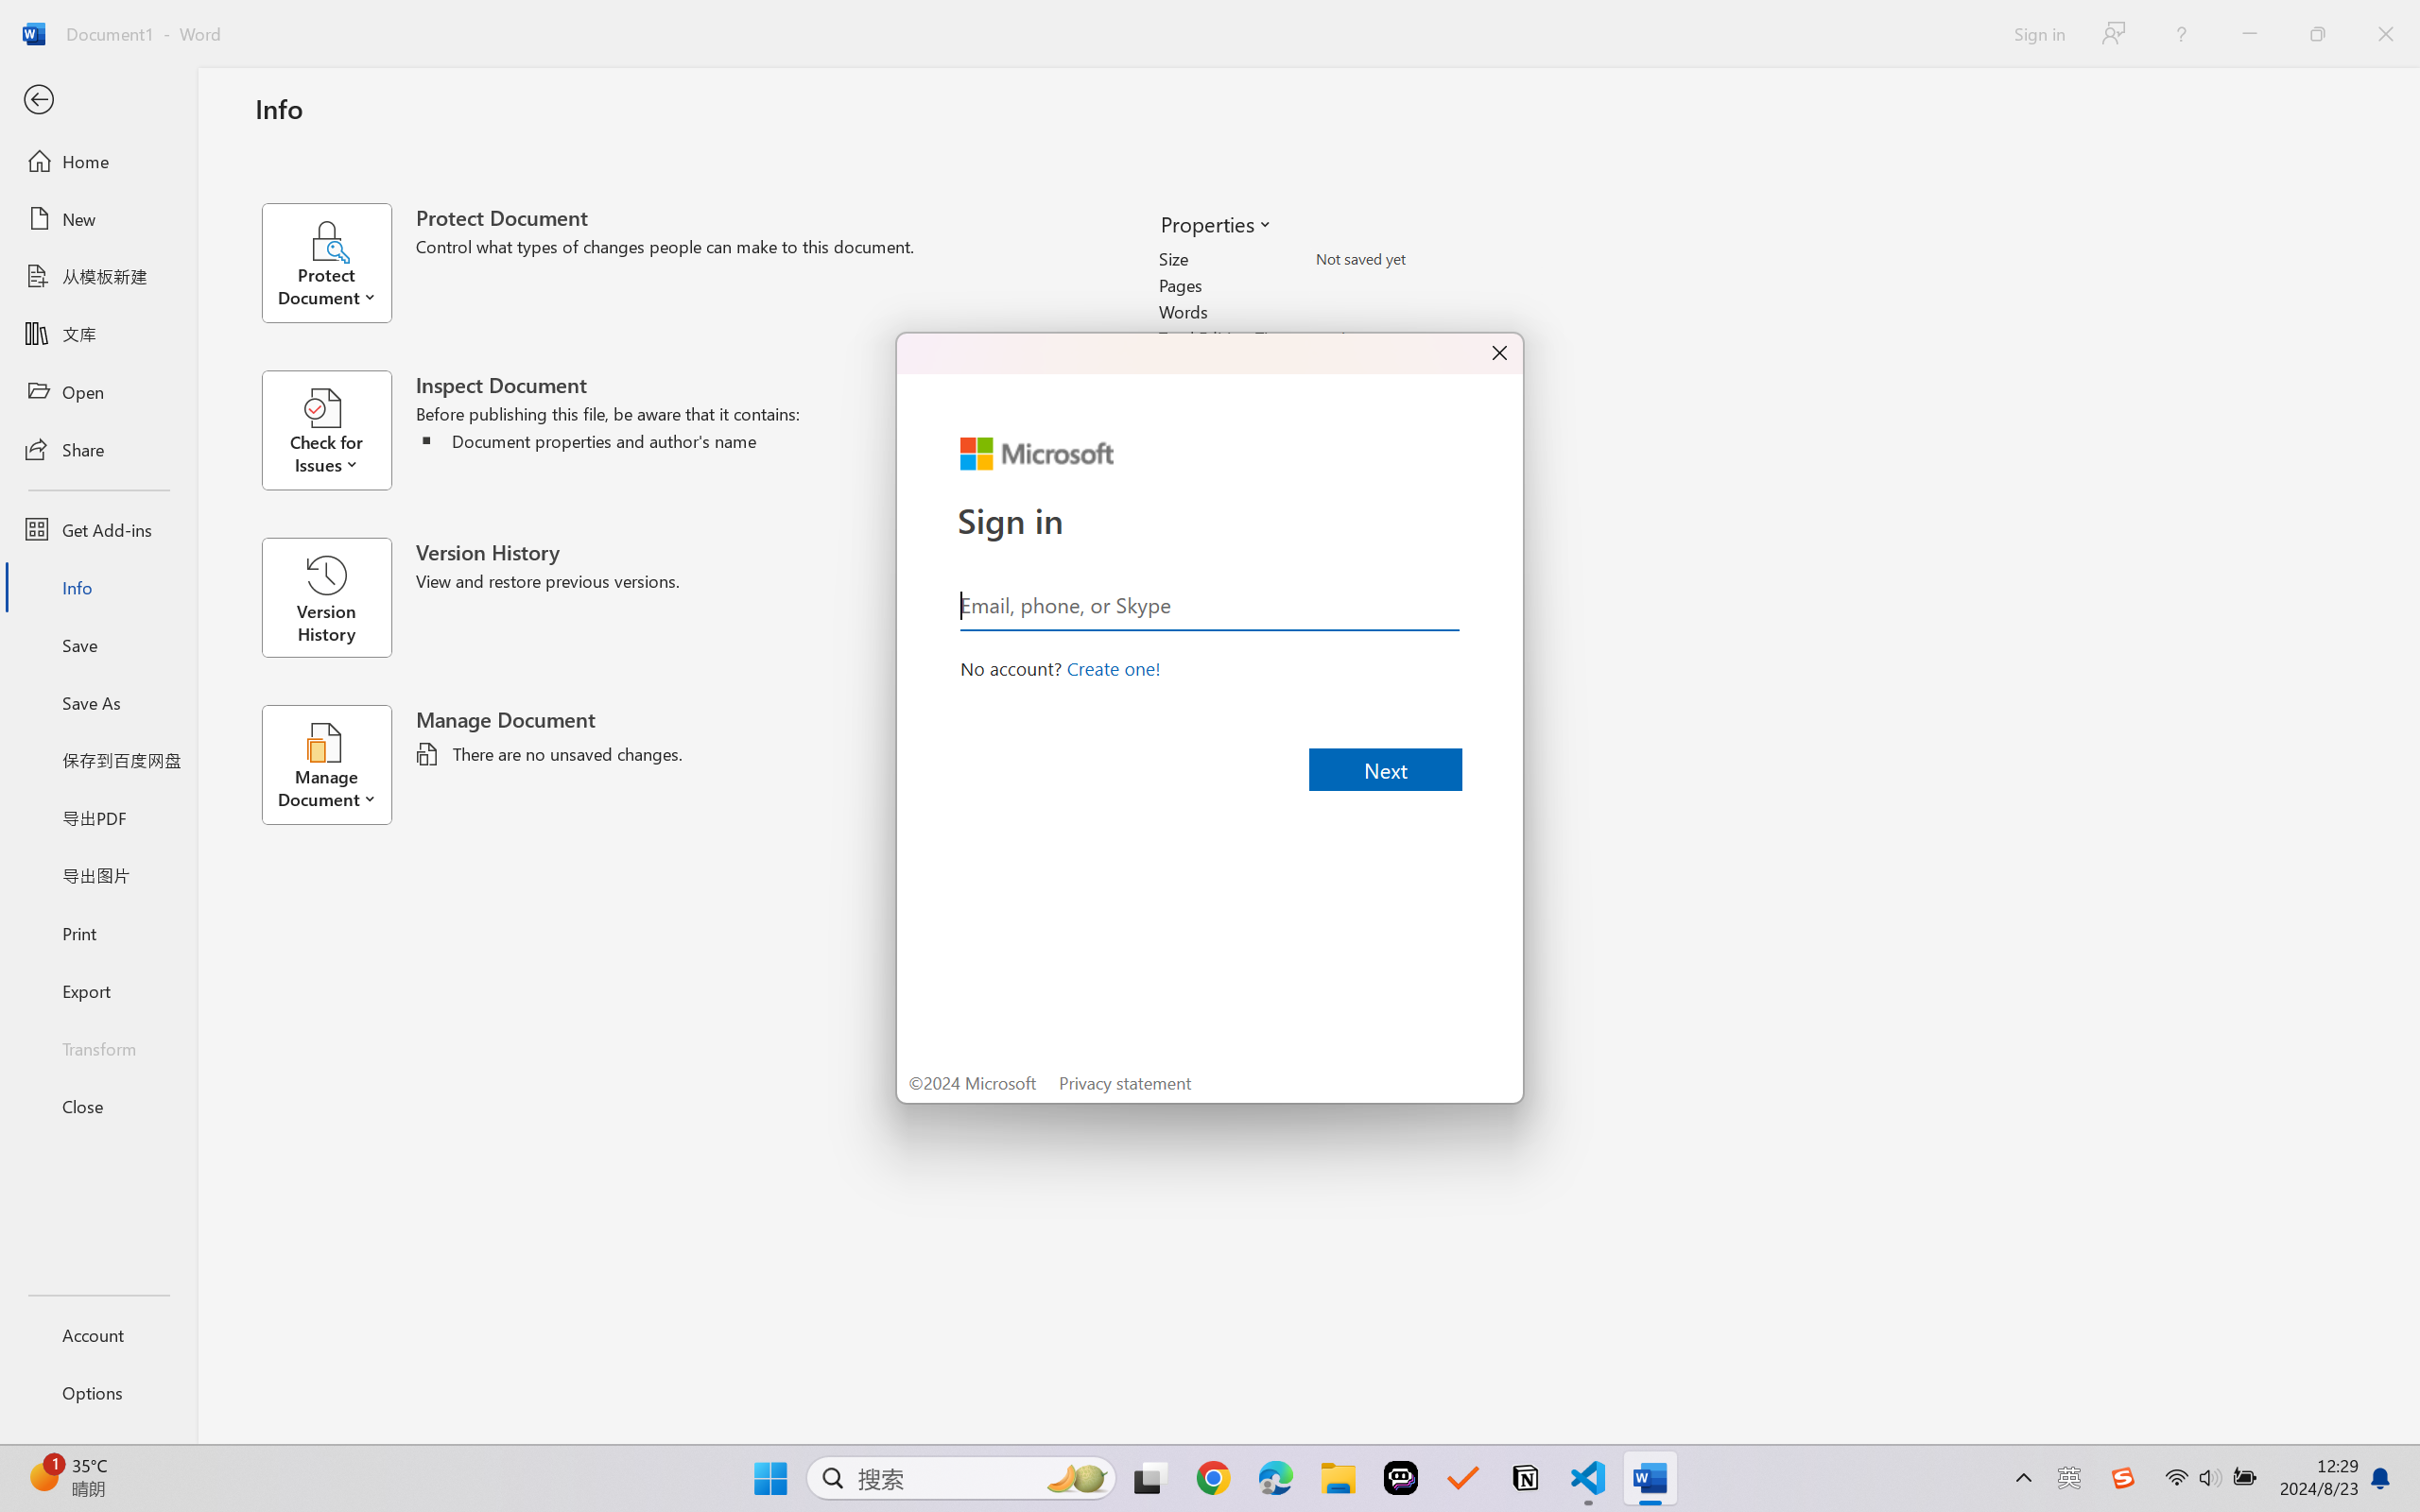  What do you see at coordinates (97, 989) in the screenshot?
I see `'Export'` at bounding box center [97, 989].